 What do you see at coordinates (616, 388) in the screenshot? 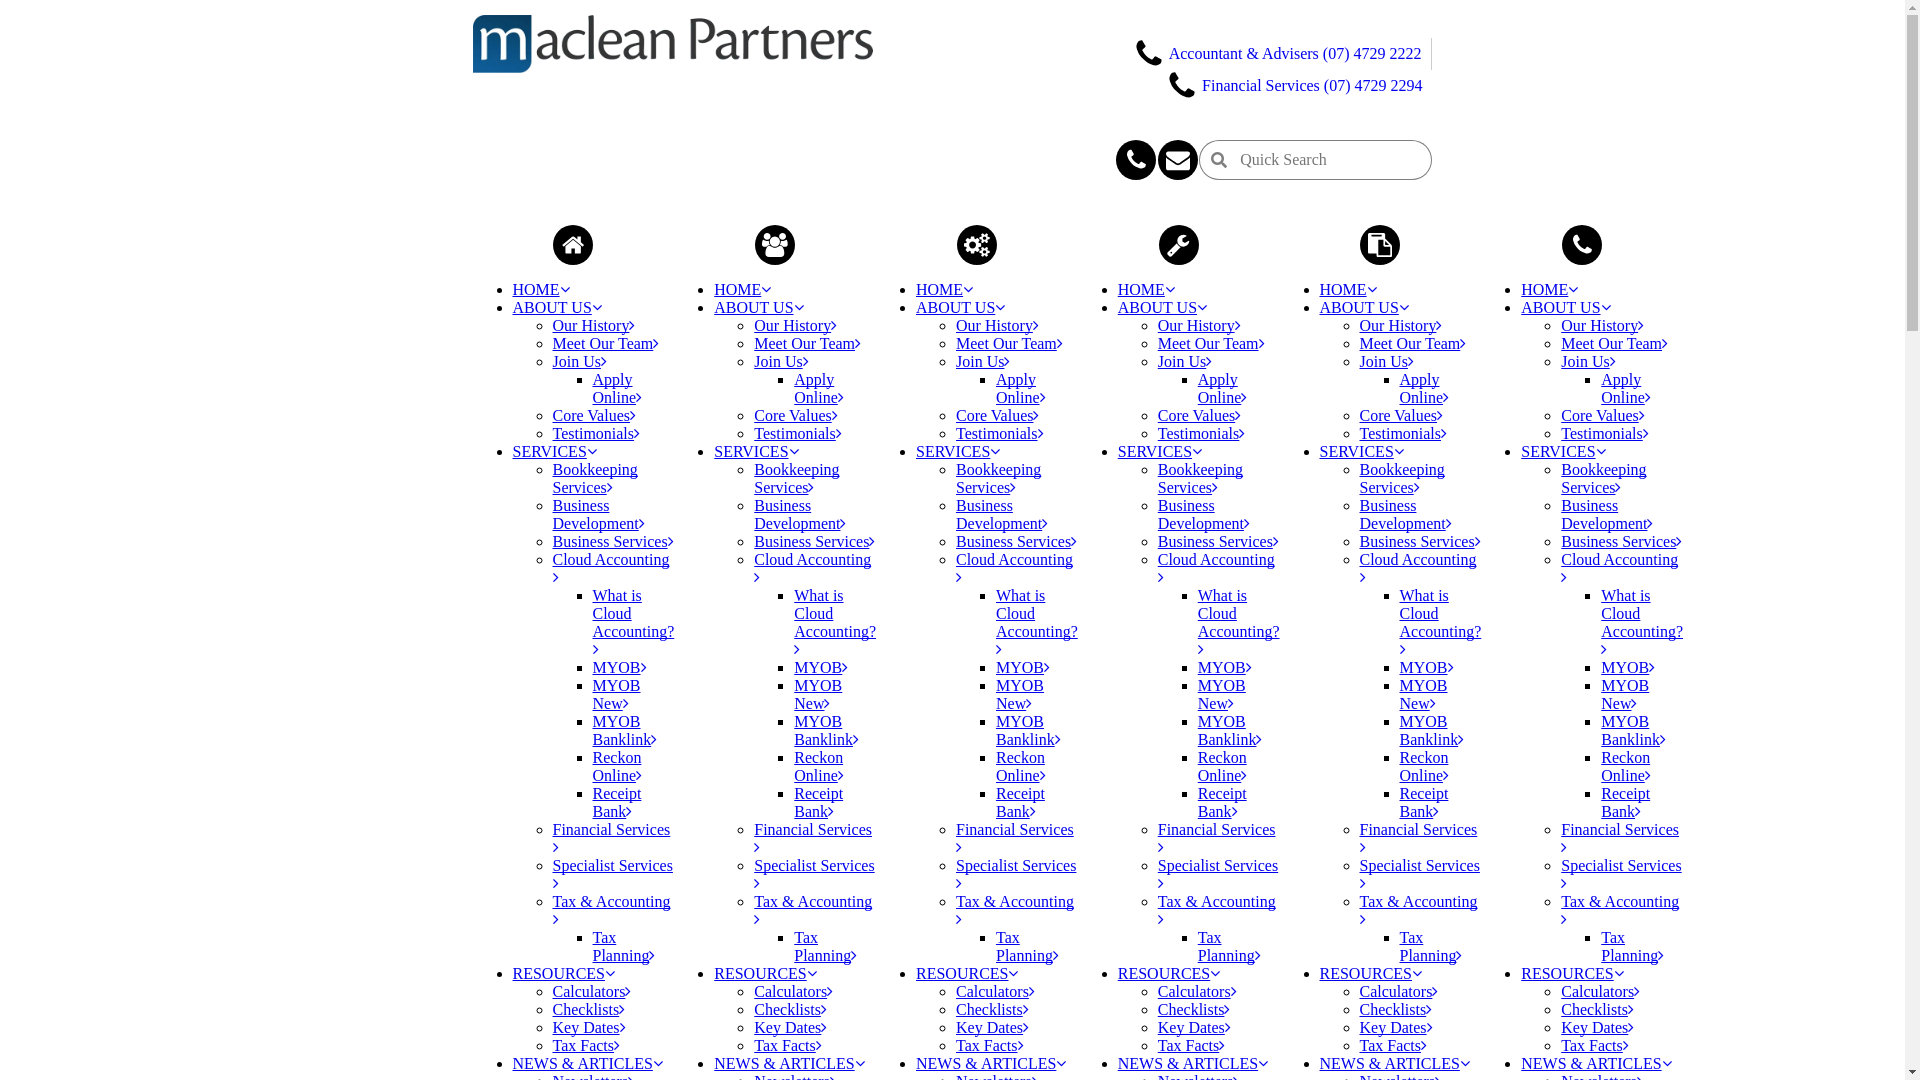
I see `'Apply Online'` at bounding box center [616, 388].